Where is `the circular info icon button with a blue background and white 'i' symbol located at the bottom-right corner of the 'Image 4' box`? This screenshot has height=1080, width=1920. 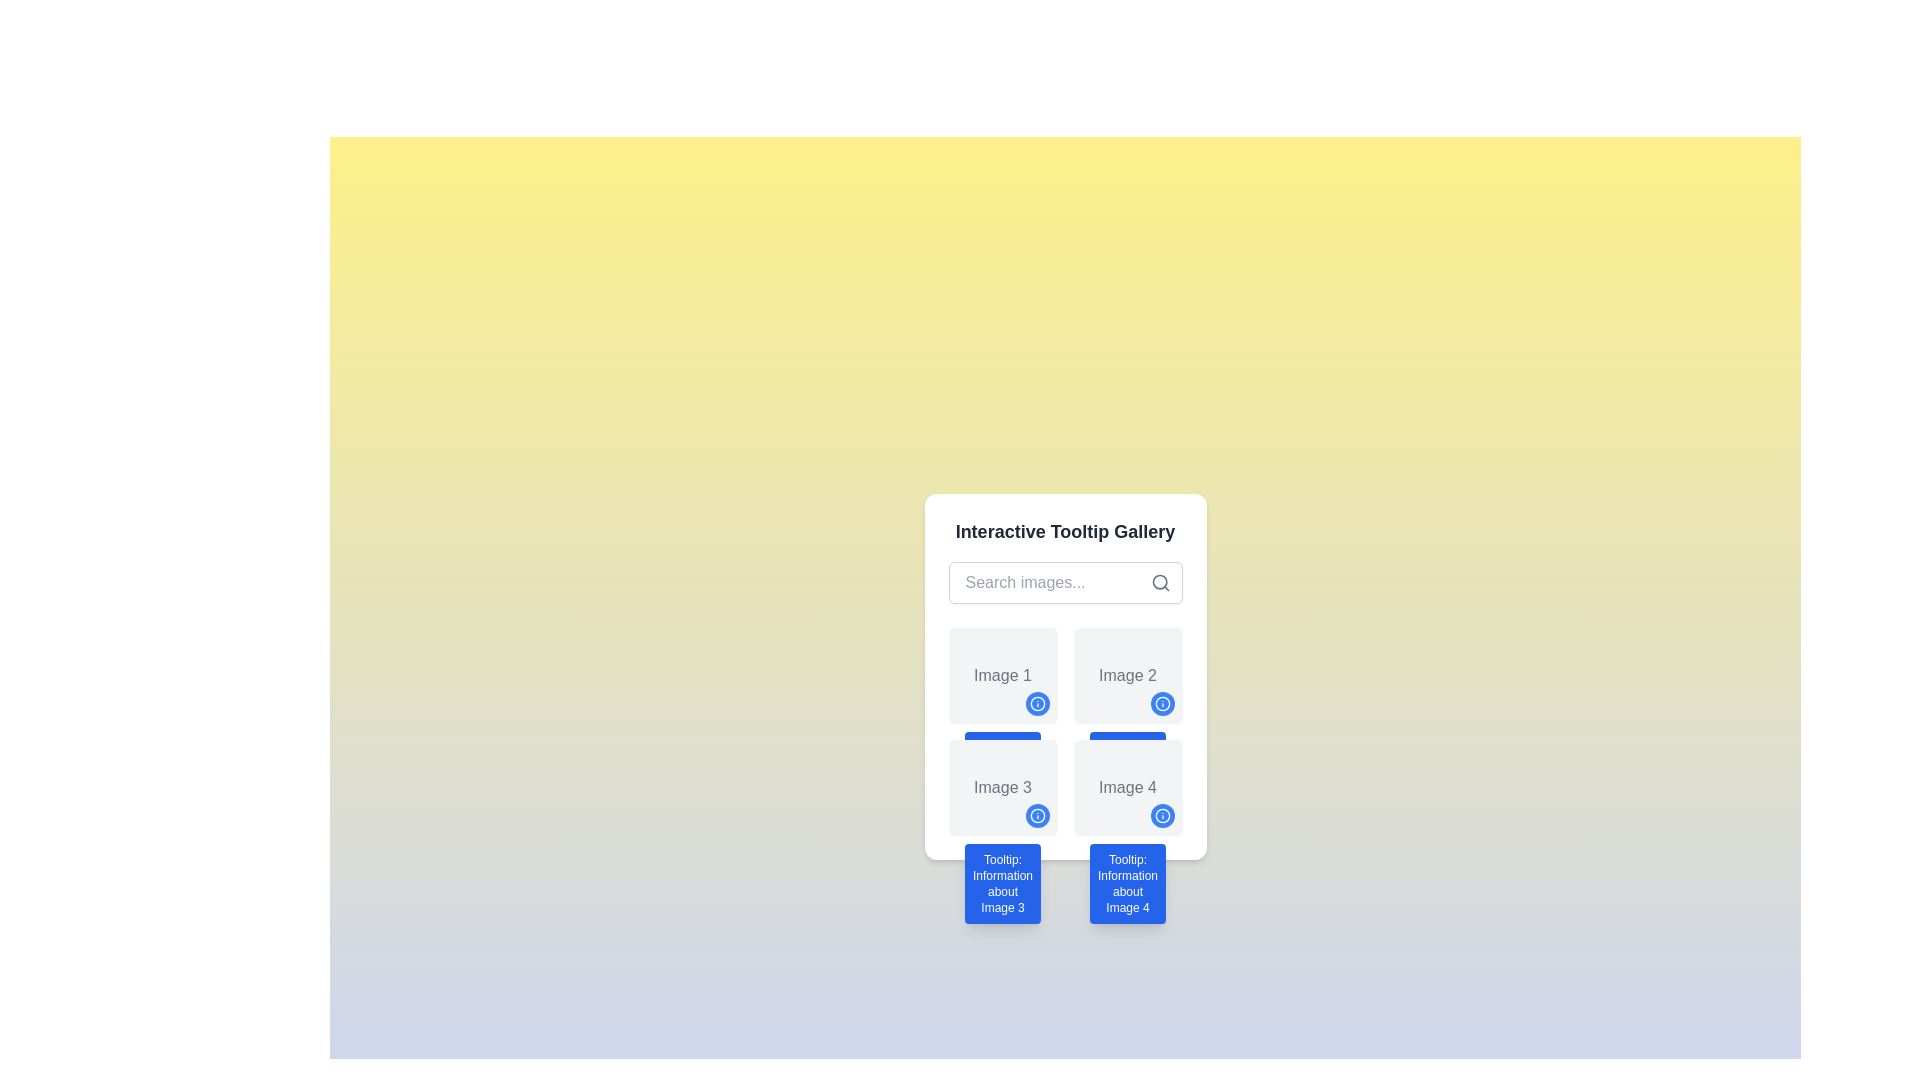
the circular info icon button with a blue background and white 'i' symbol located at the bottom-right corner of the 'Image 4' box is located at coordinates (1037, 703).